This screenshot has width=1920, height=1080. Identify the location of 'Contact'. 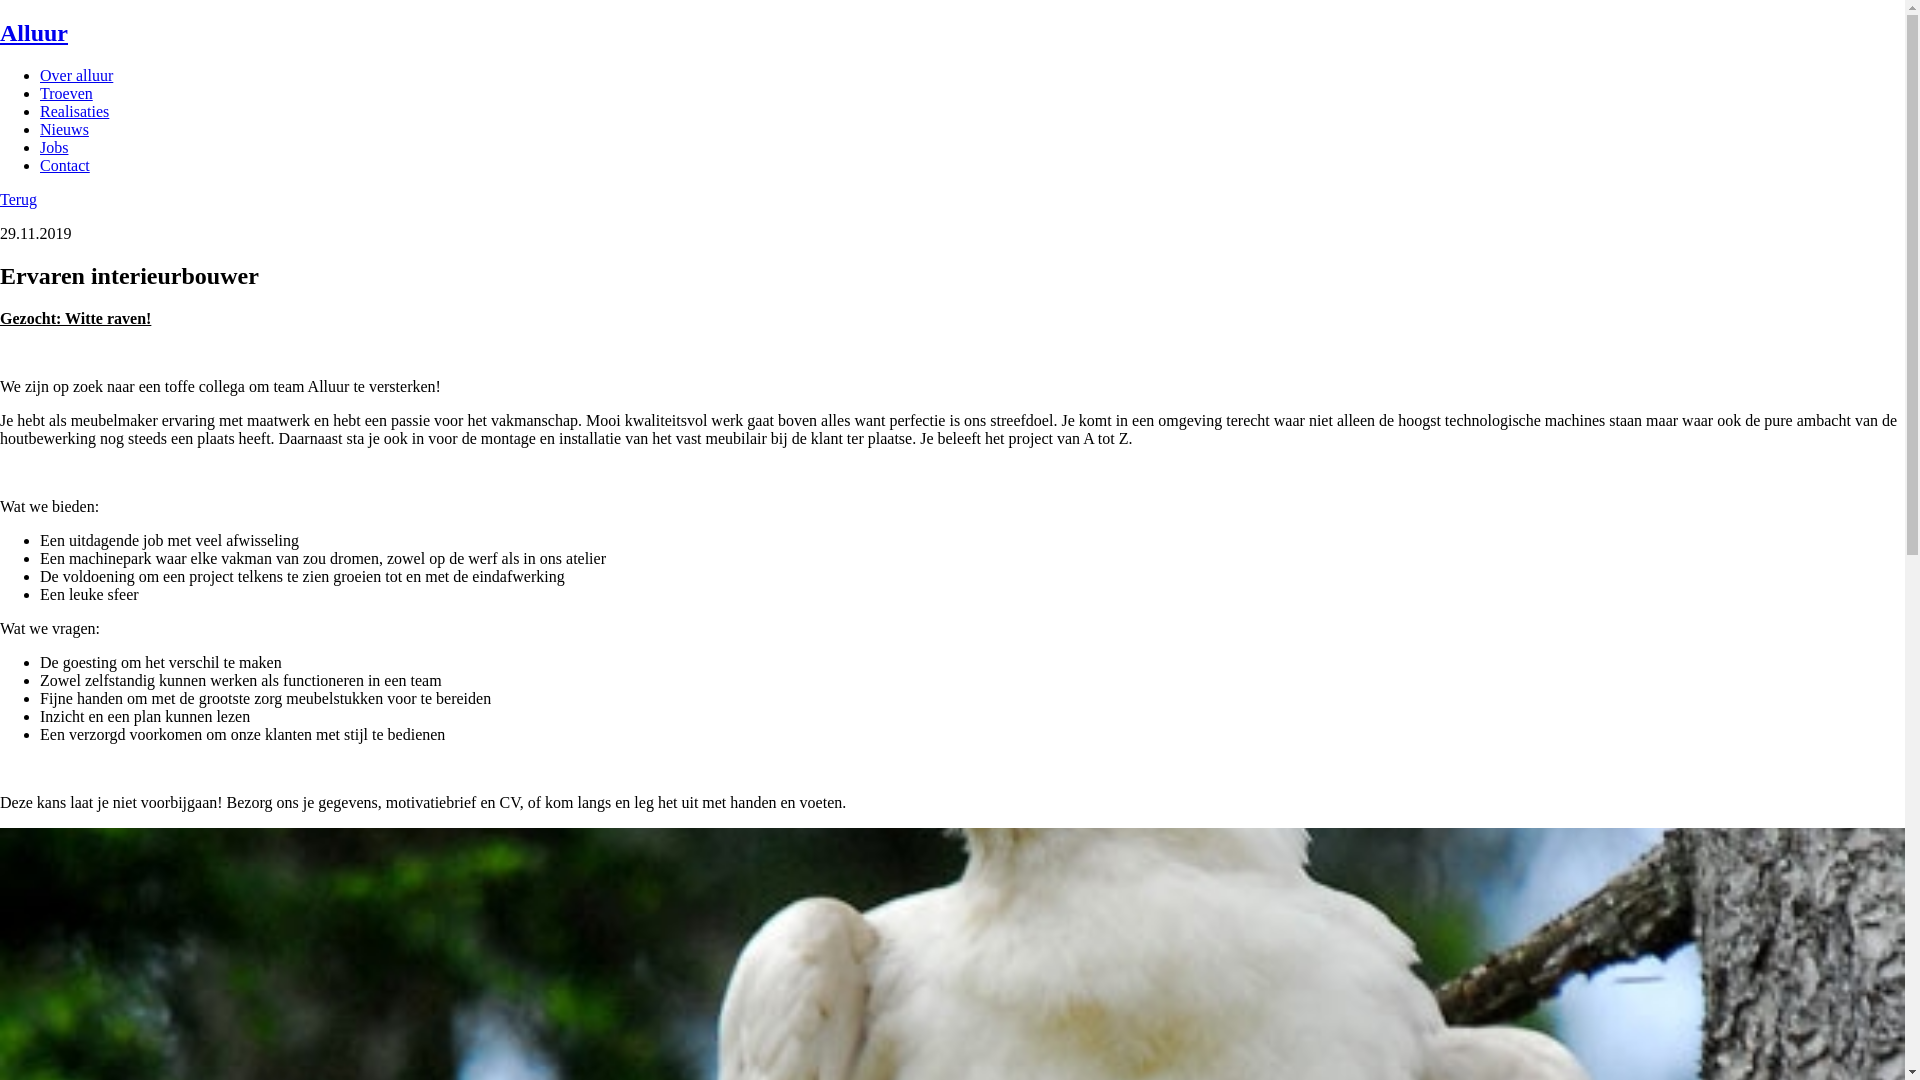
(65, 164).